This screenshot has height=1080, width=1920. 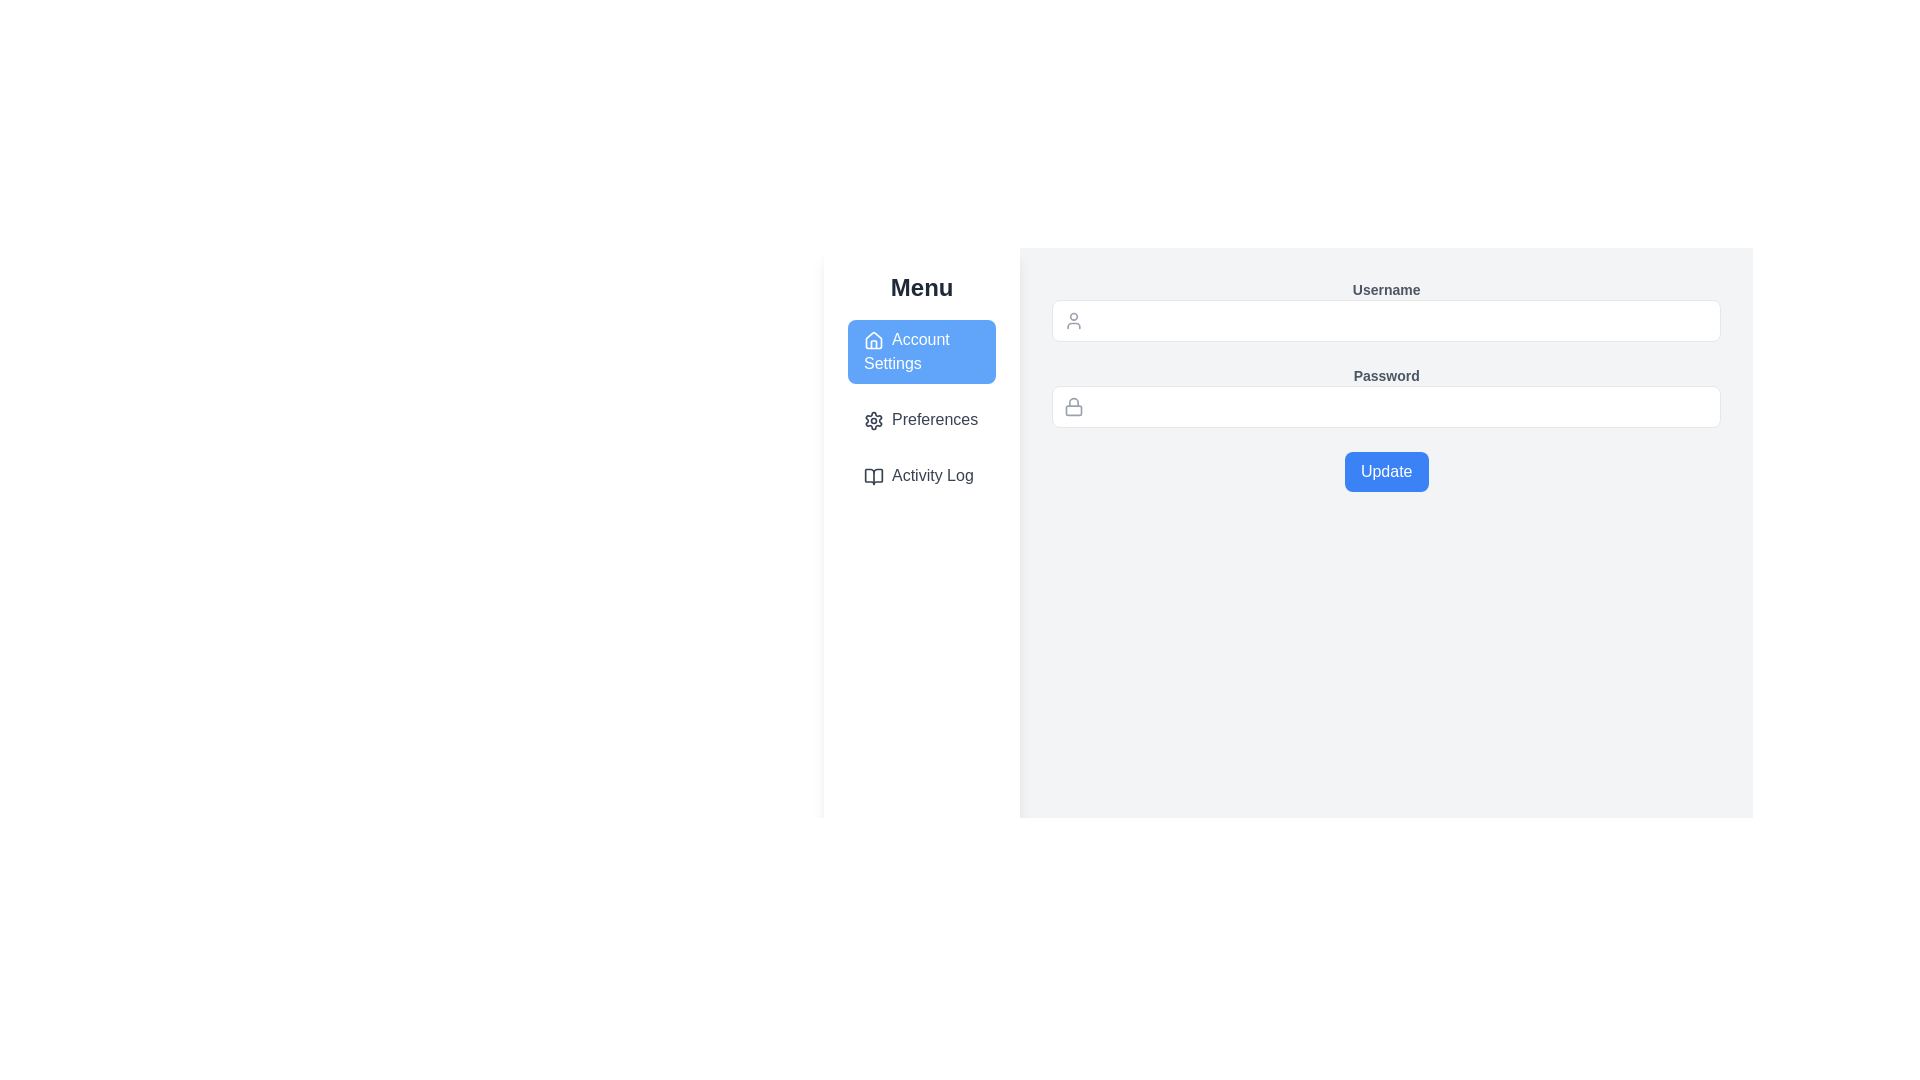 I want to click on the icon representing the 'username' input field, which is located slightly to the left of the text entry area for user credentials, so click(x=1073, y=319).